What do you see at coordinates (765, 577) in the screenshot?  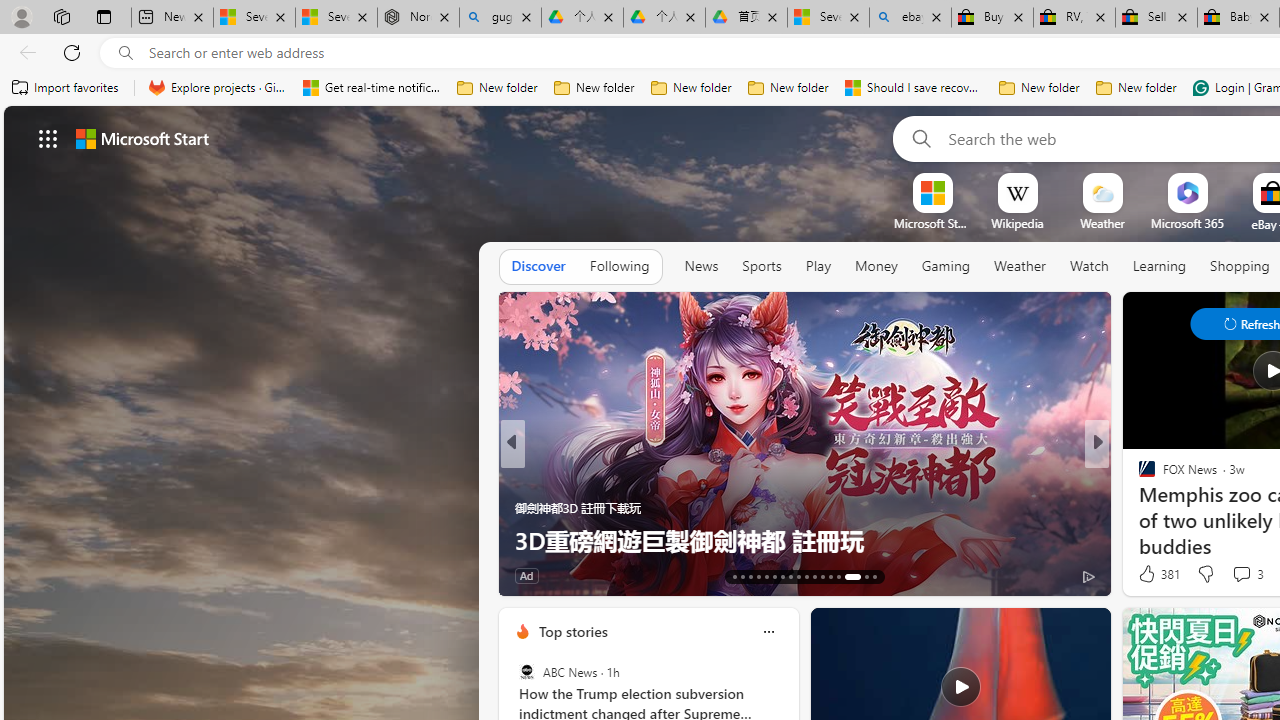 I see `'AutomationID: tab-17'` at bounding box center [765, 577].